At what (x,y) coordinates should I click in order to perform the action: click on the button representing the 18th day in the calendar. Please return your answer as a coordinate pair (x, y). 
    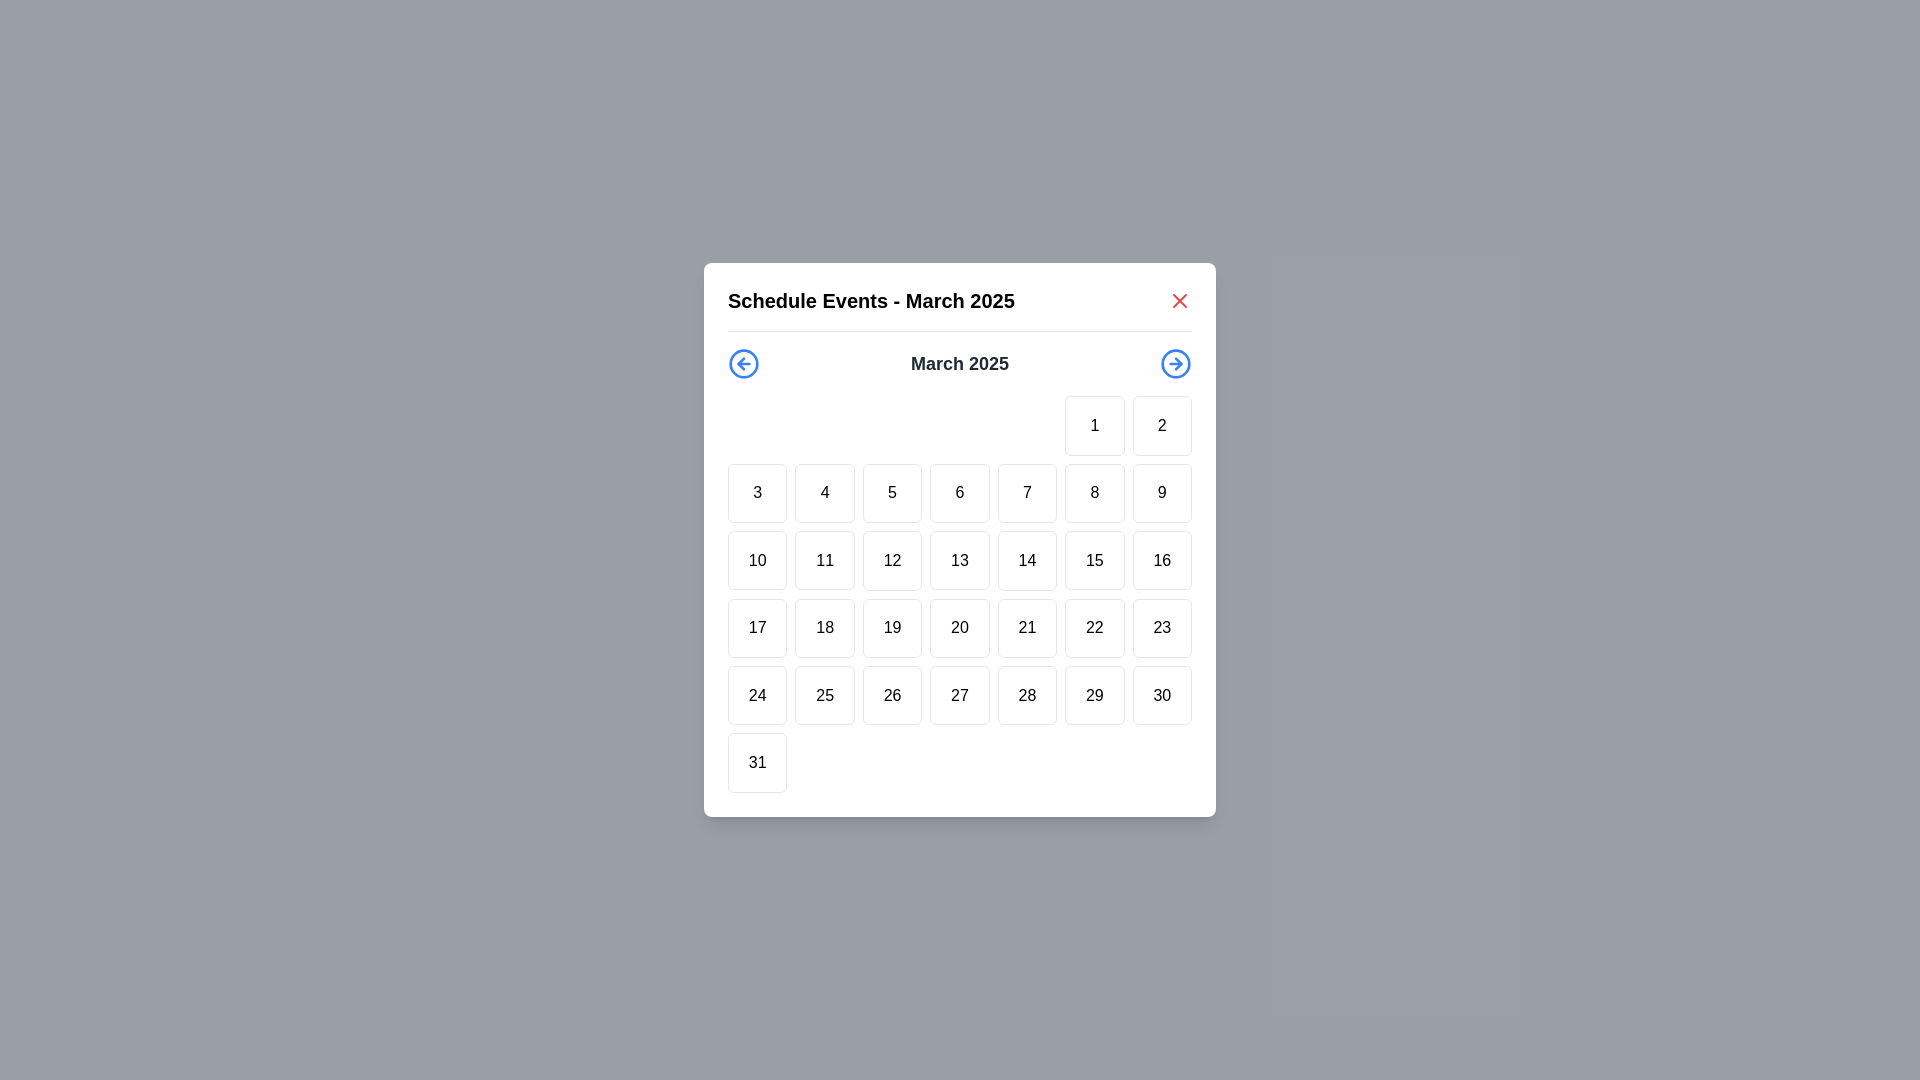
    Looking at the image, I should click on (825, 627).